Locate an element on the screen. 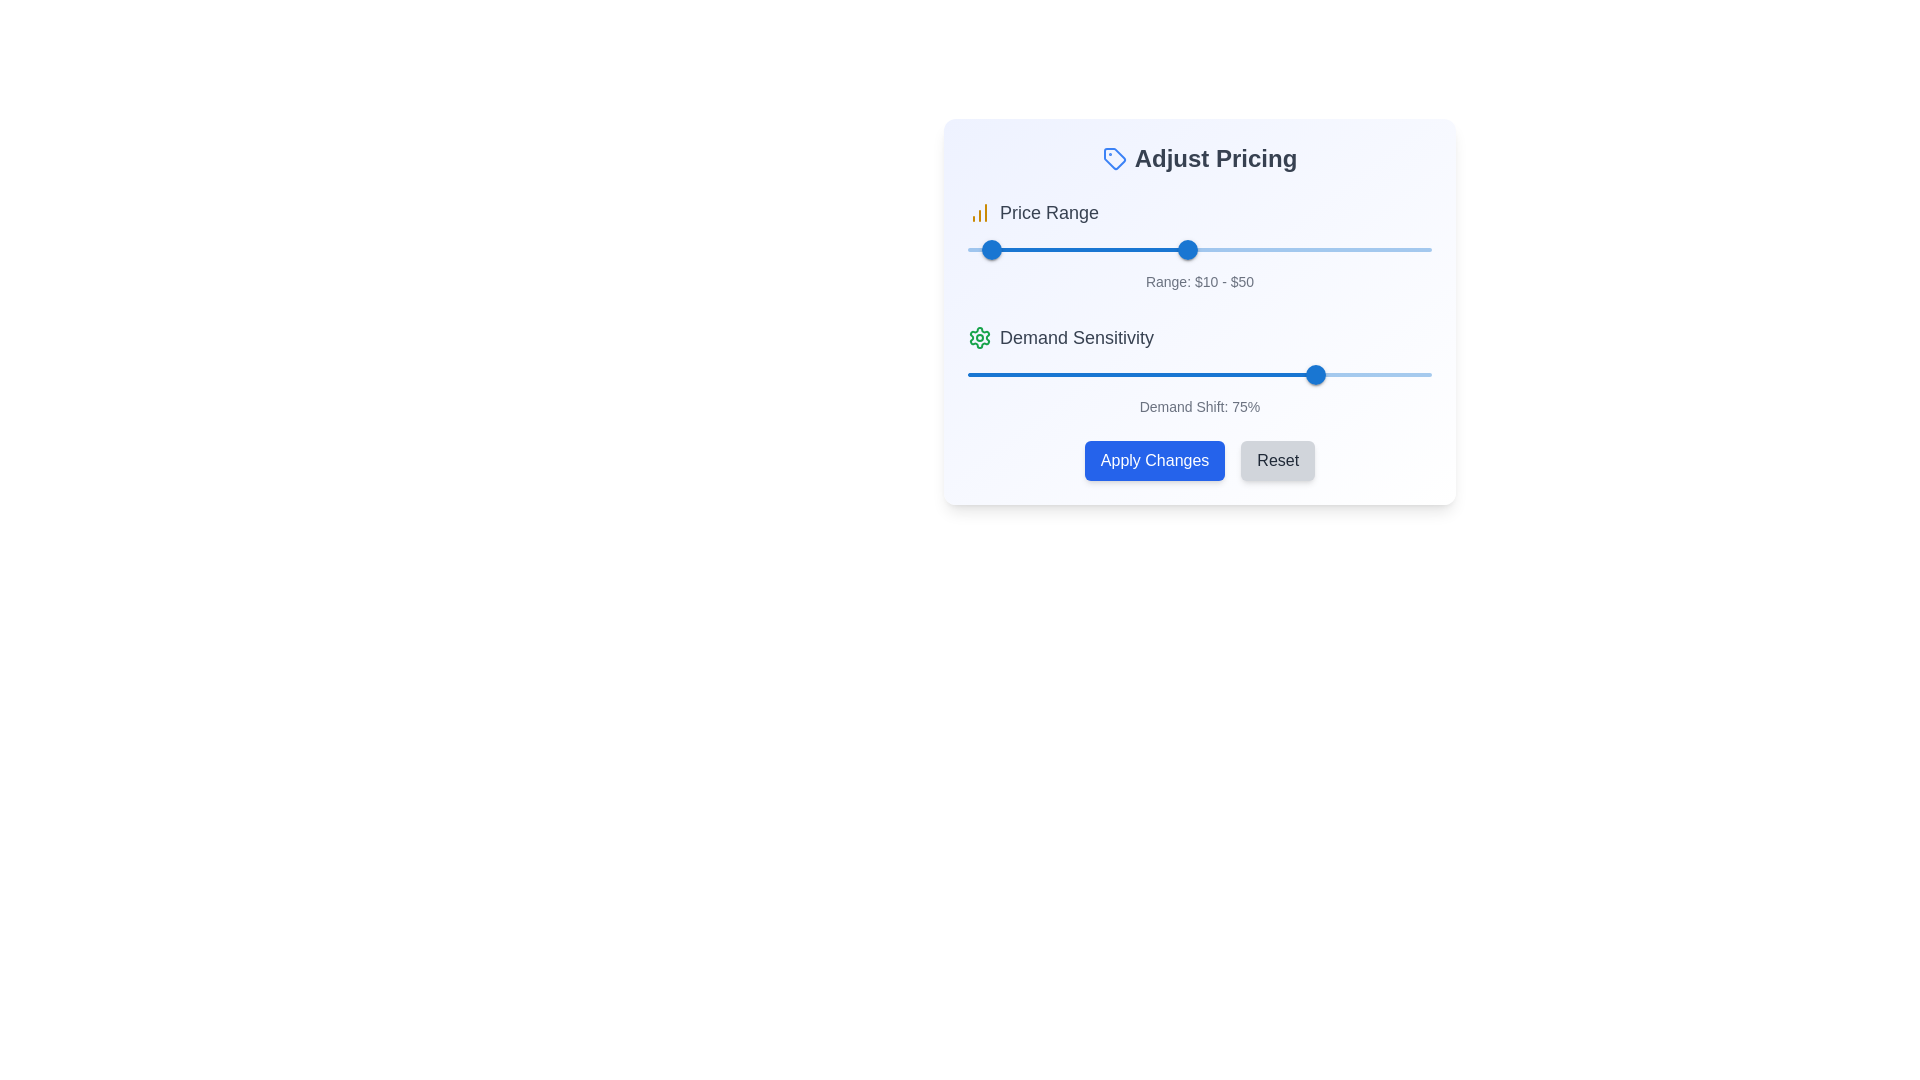  the horizontal blue slider track element in the 'Price Range' section of the 'Adjust Pricing' card interface, which is positioned between the slider thumbs labeled '10' and '50' is located at coordinates (1089, 249).